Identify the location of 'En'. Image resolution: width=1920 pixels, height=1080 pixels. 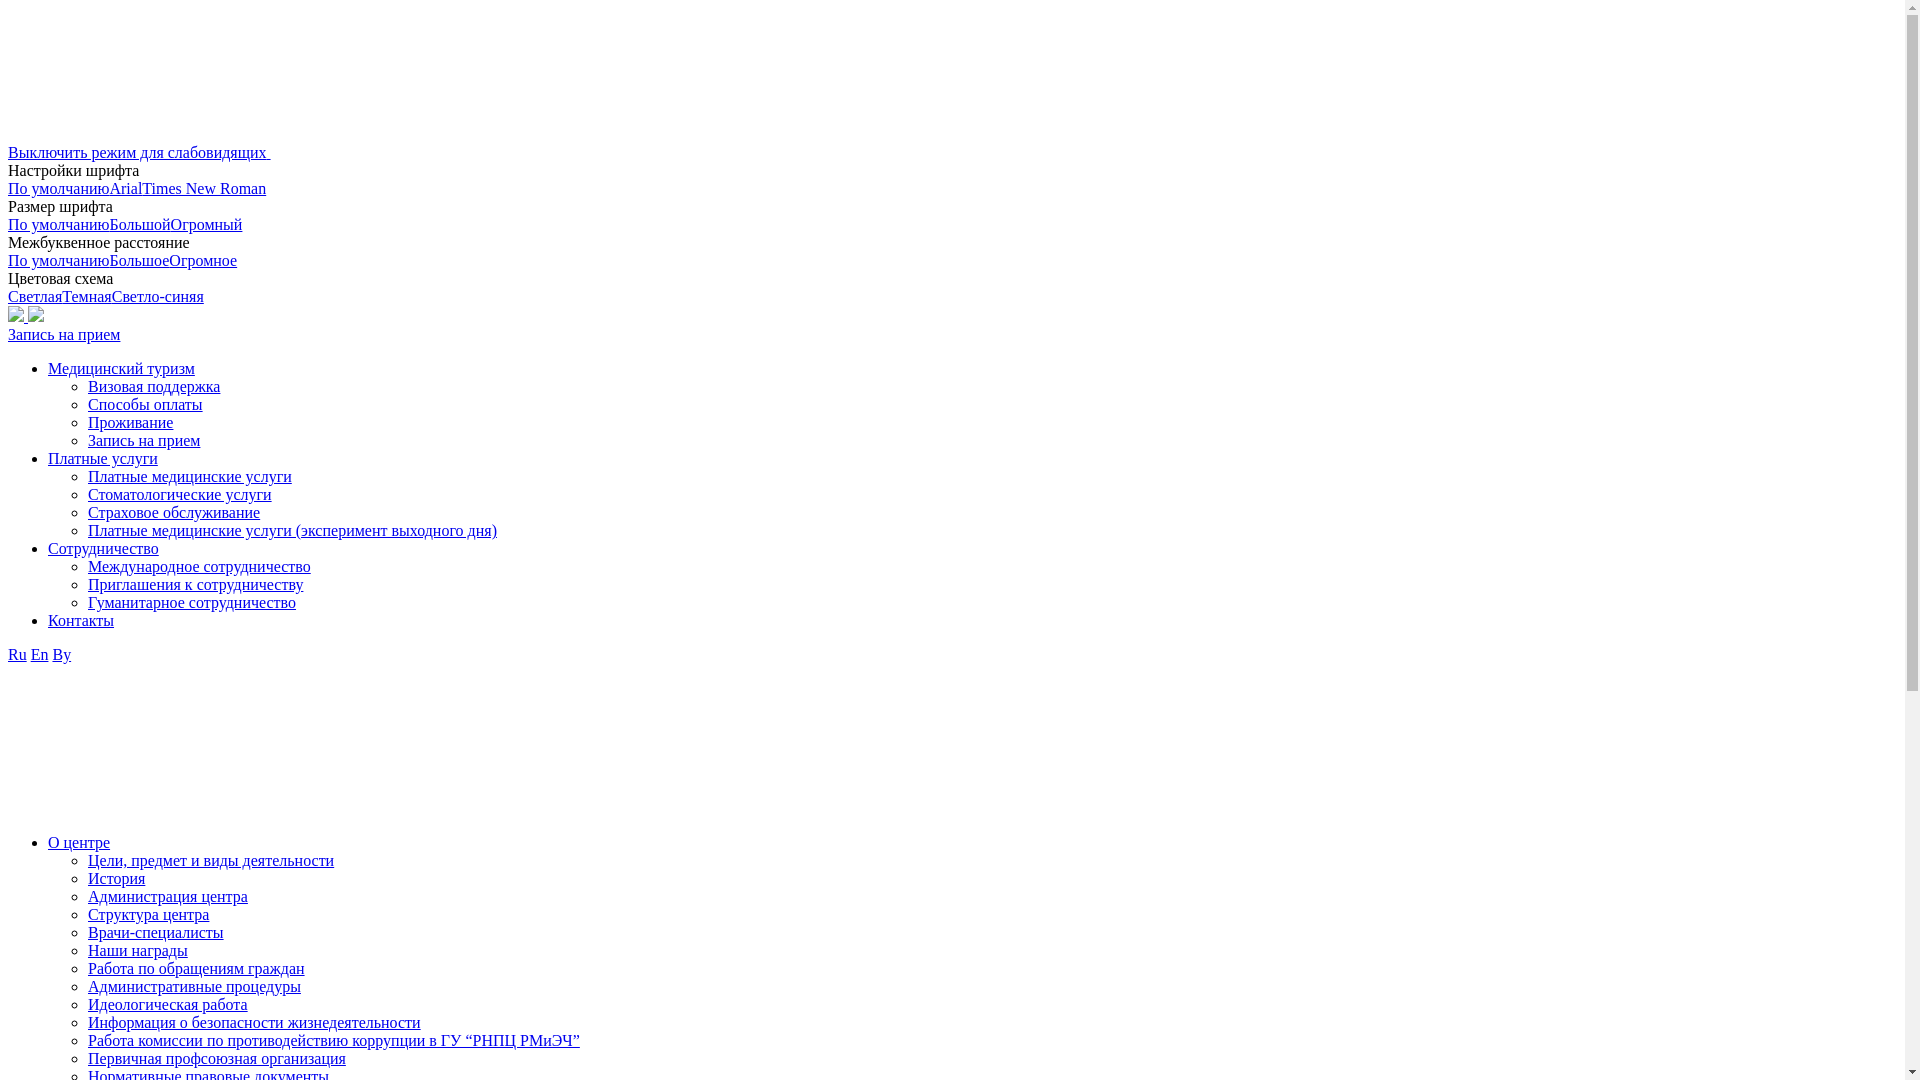
(30, 654).